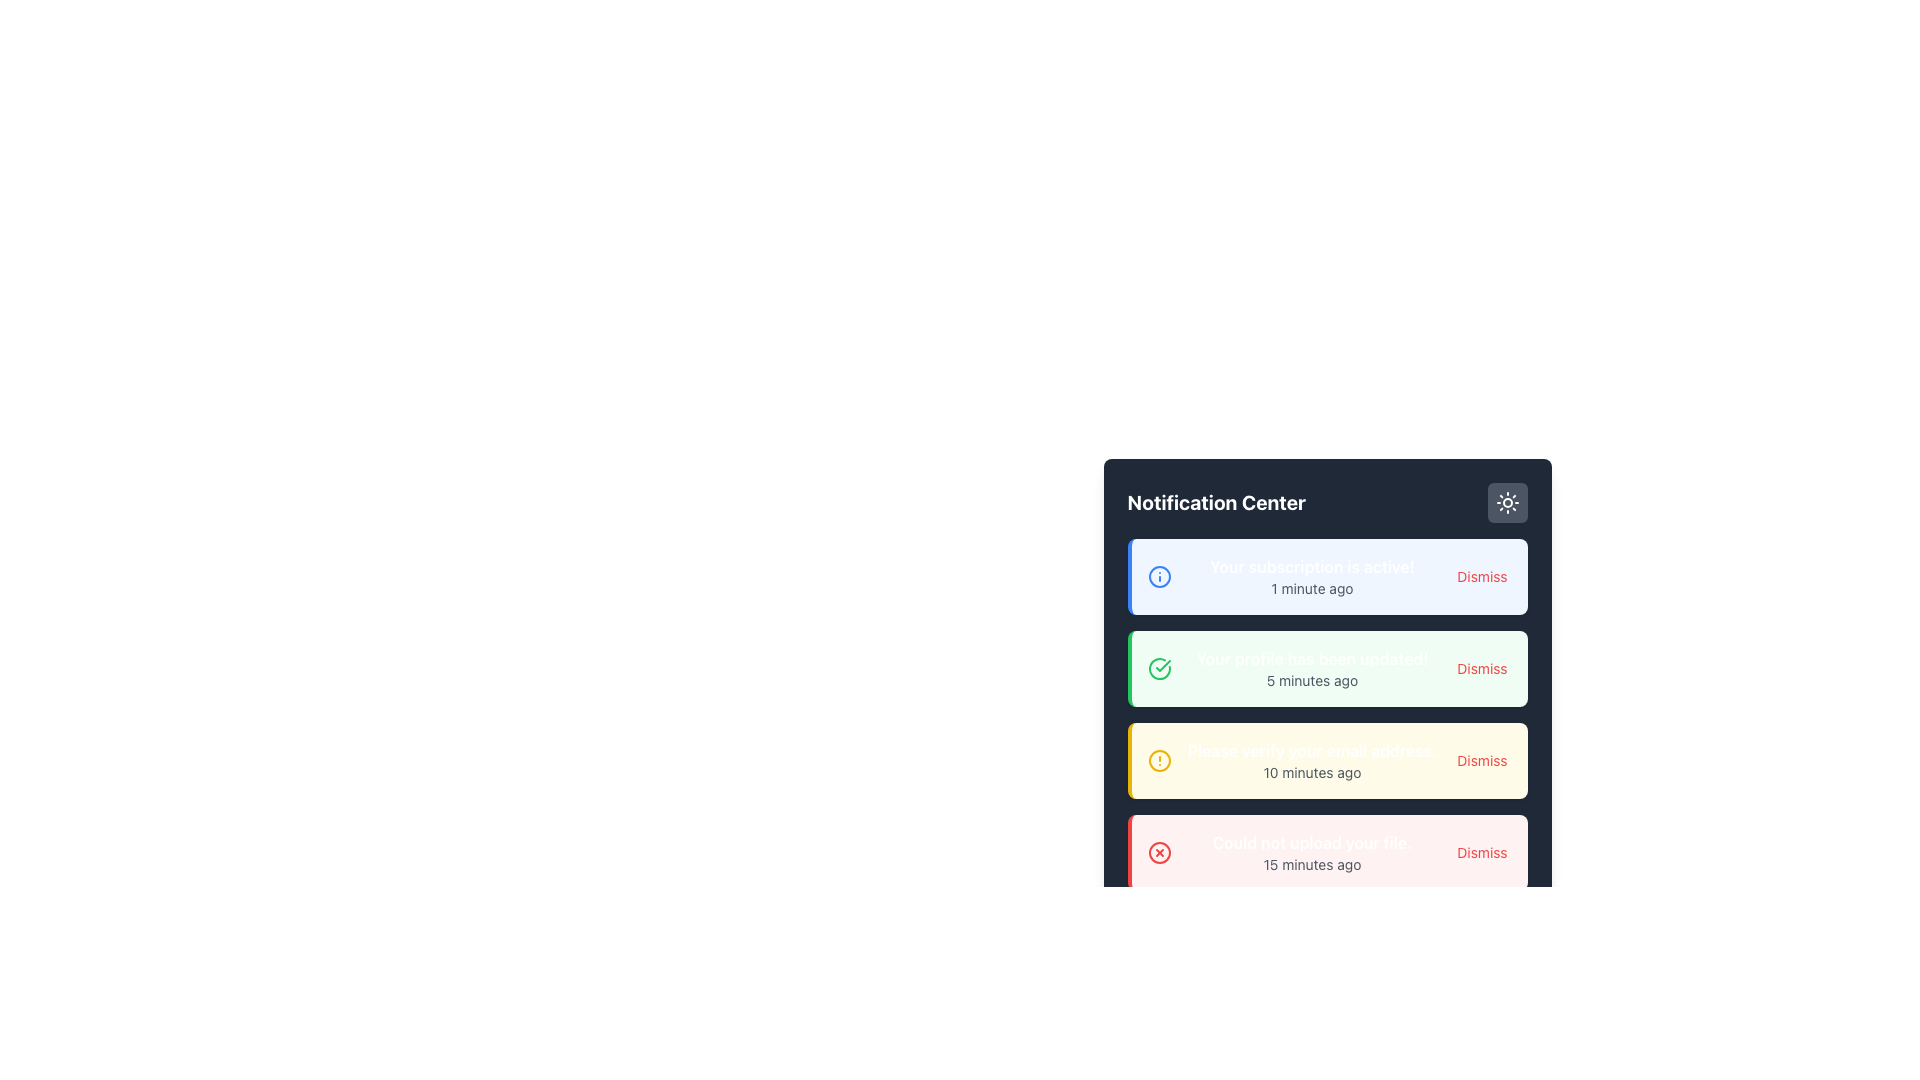  Describe the element at coordinates (1159, 668) in the screenshot. I see `the visual indicator, which is a green circular icon with a check mark, located at the leftmost part of the notification saying 'Your profile has been updated!'` at that location.